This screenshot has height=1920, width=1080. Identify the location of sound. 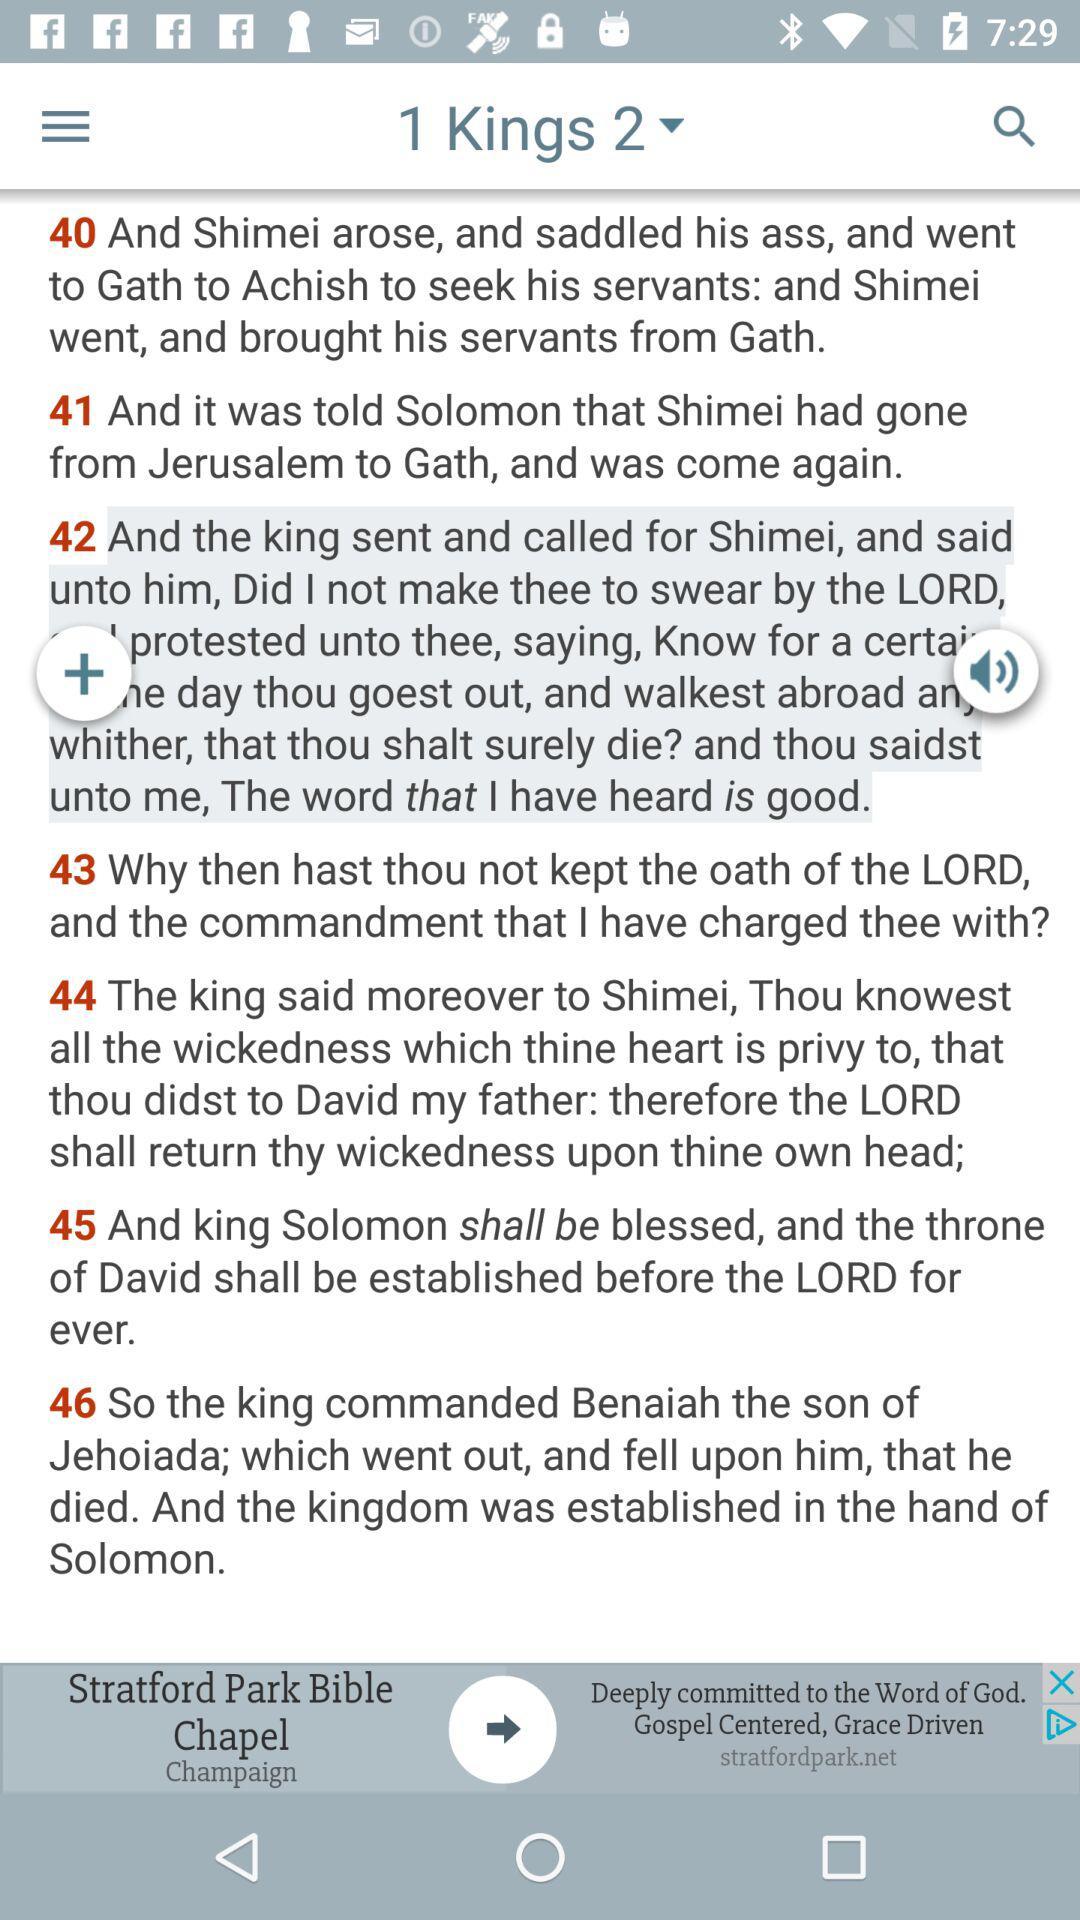
(995, 677).